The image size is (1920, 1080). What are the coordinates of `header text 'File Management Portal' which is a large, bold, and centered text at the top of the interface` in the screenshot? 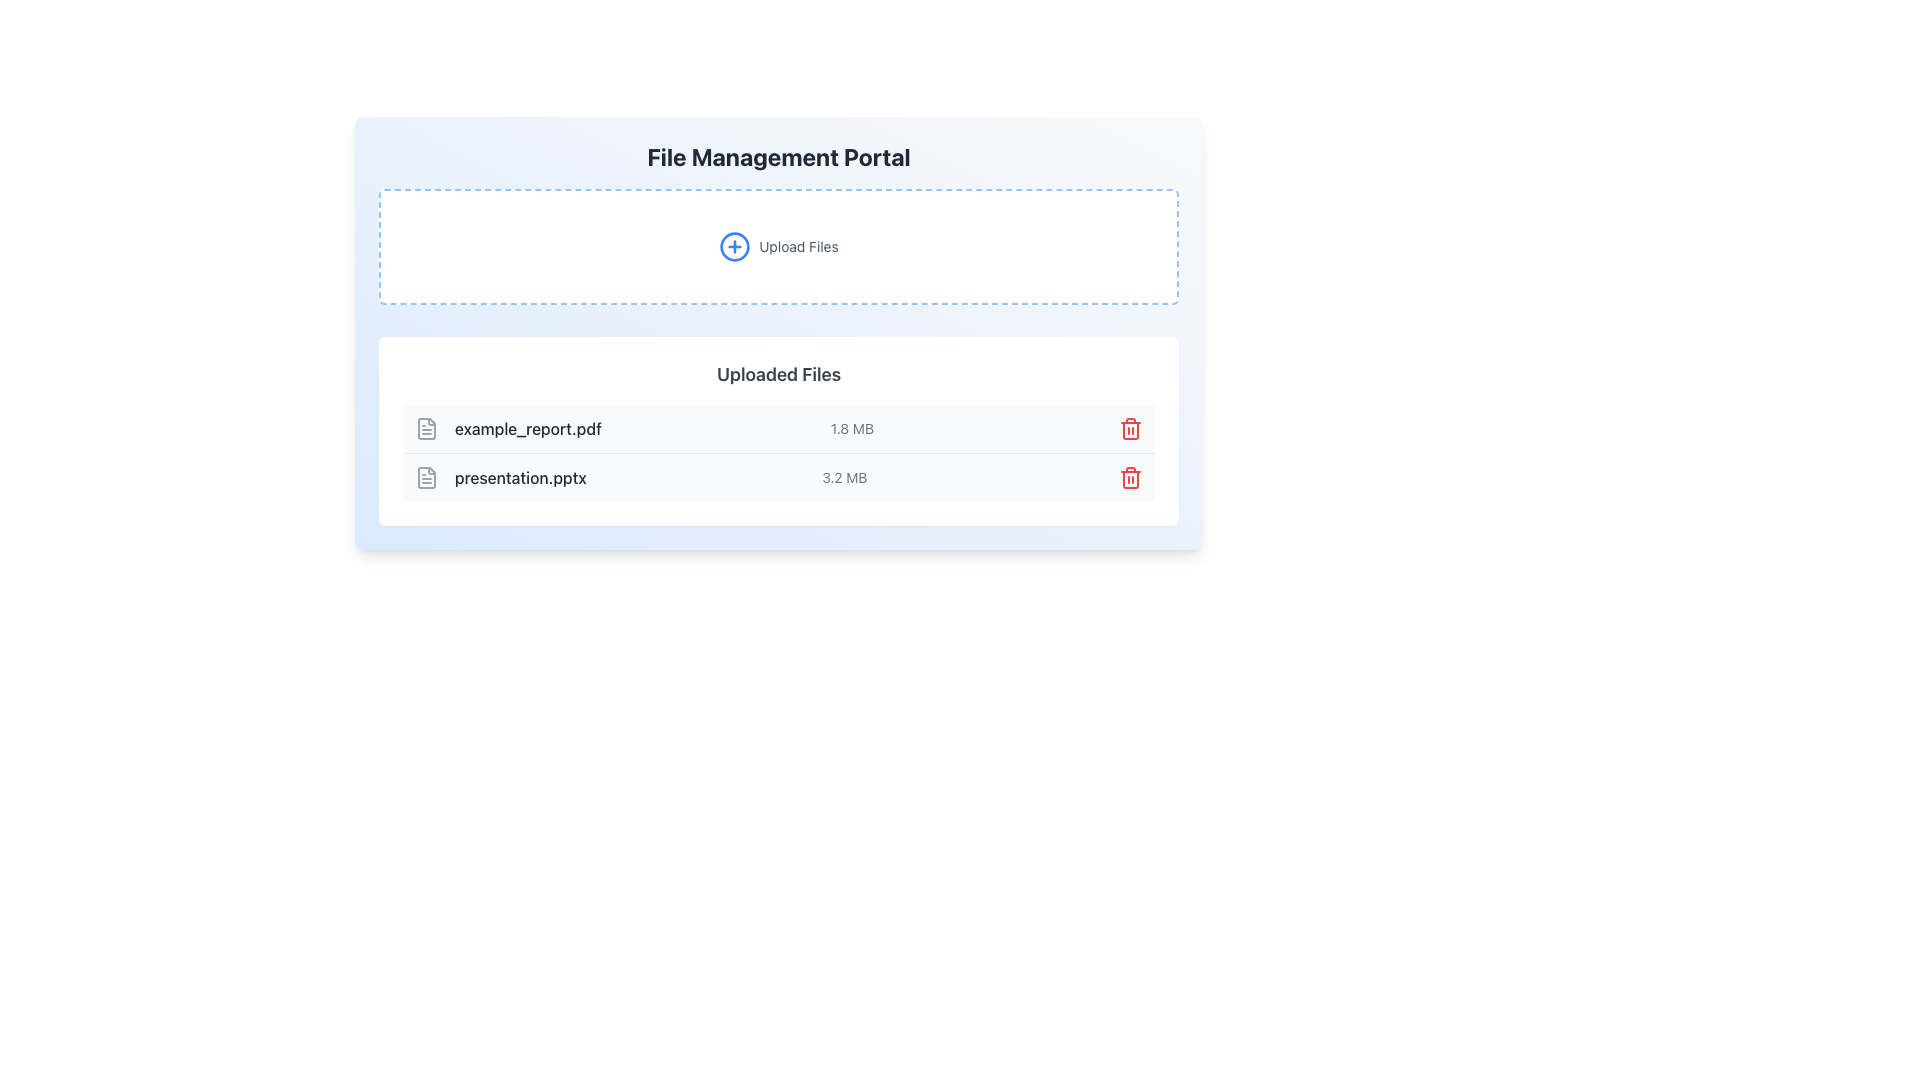 It's located at (777, 156).